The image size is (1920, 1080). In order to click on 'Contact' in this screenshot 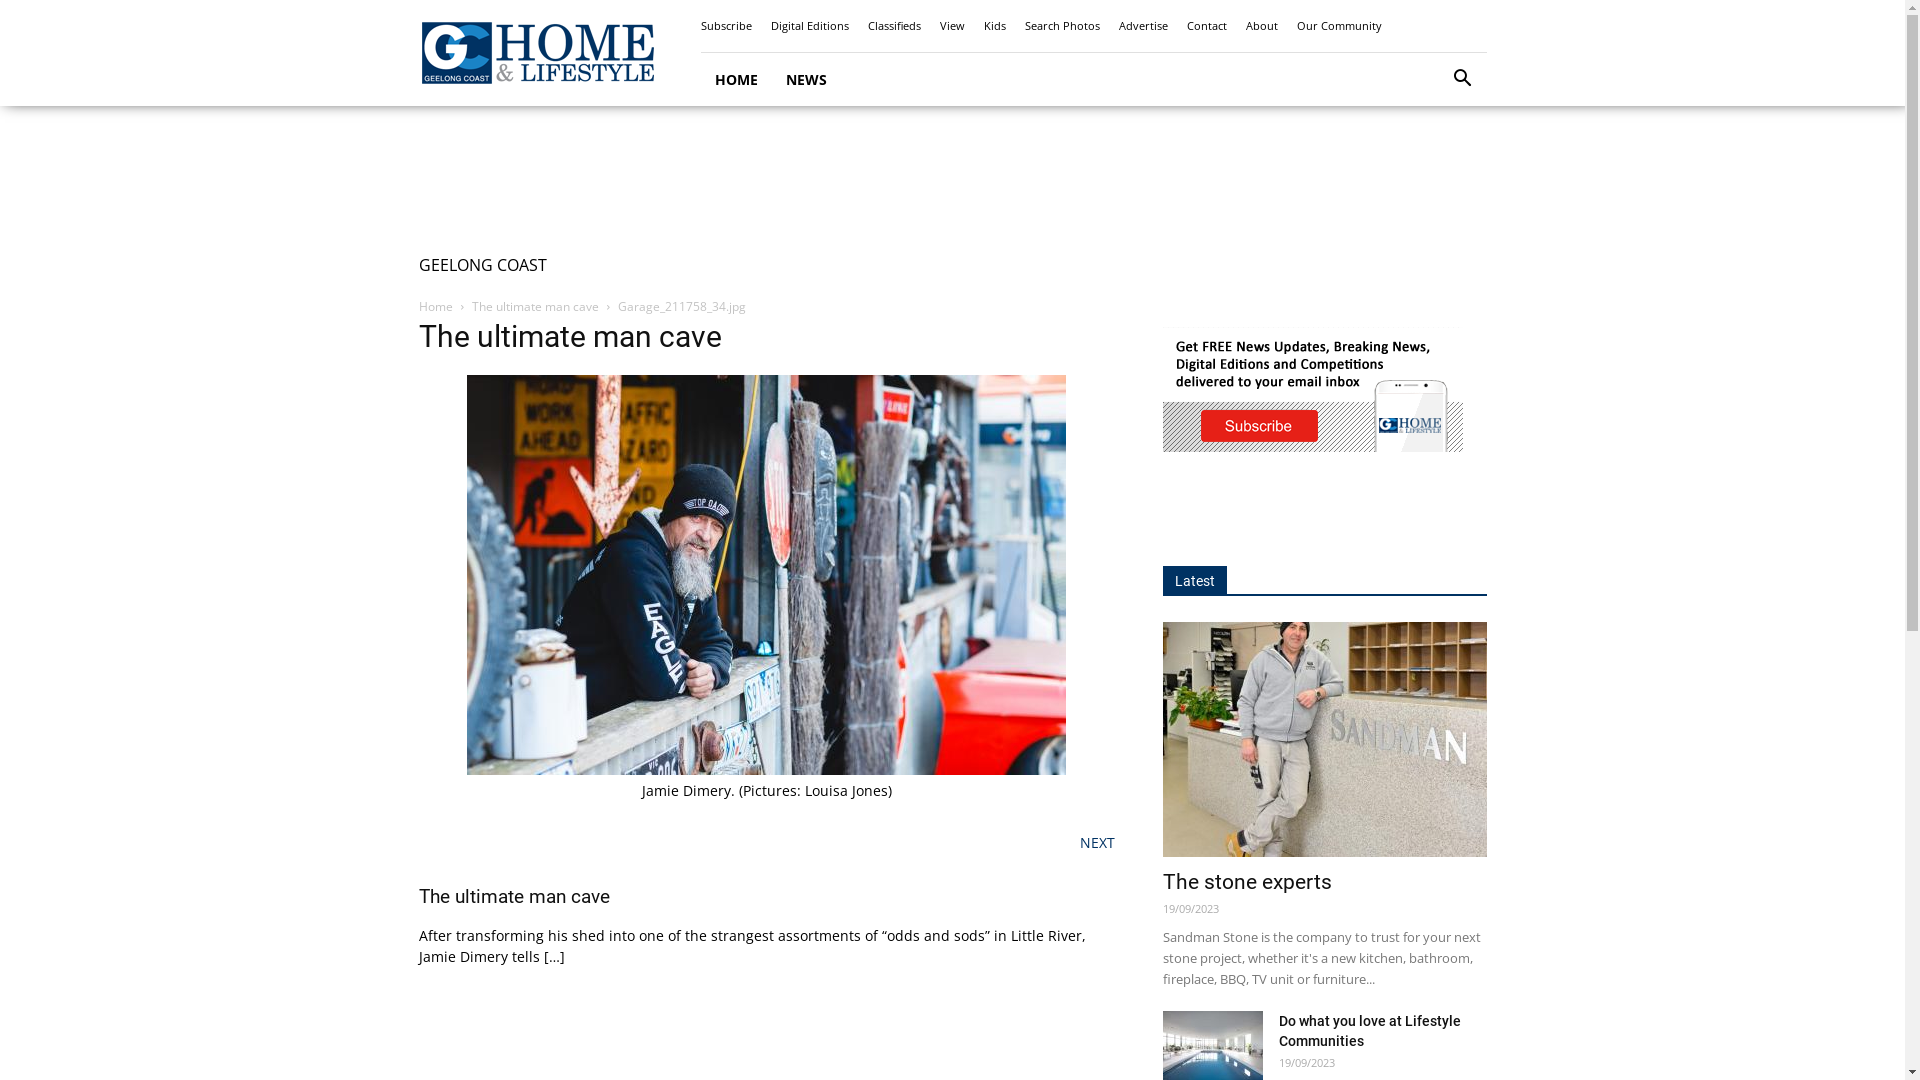, I will do `click(1204, 25)`.